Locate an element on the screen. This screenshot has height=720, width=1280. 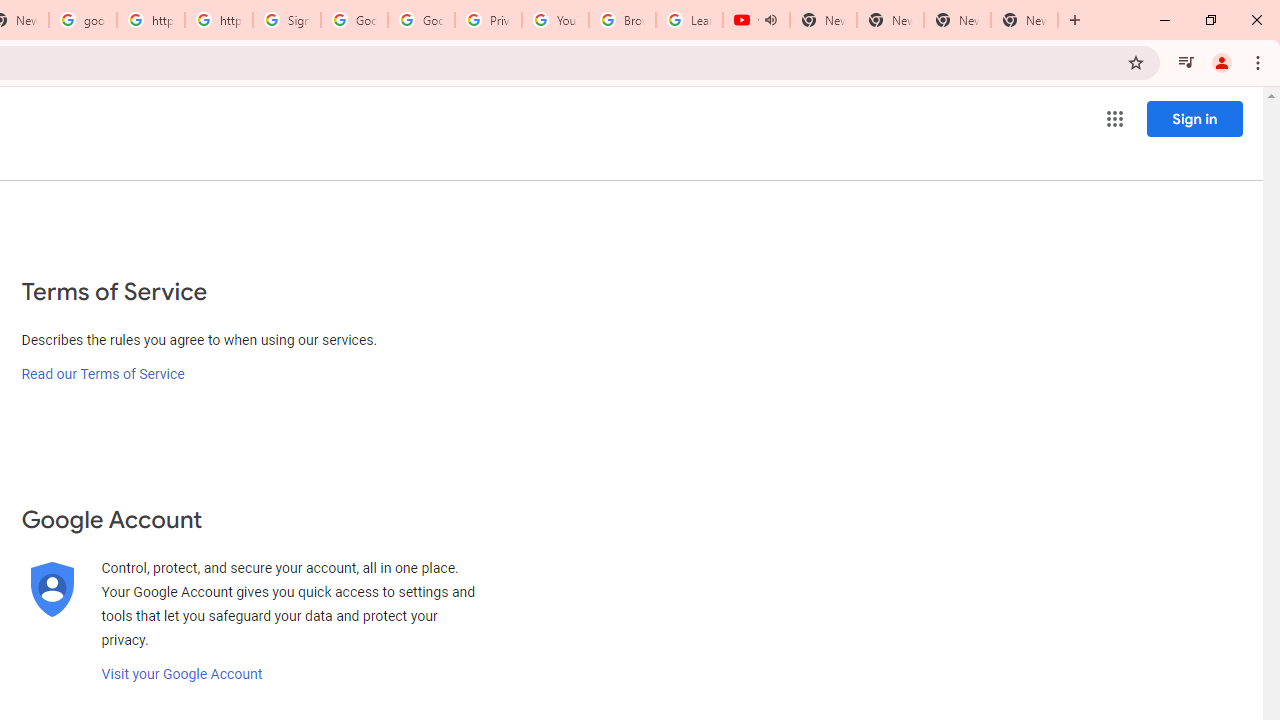
'Mute tab' is located at coordinates (770, 20).